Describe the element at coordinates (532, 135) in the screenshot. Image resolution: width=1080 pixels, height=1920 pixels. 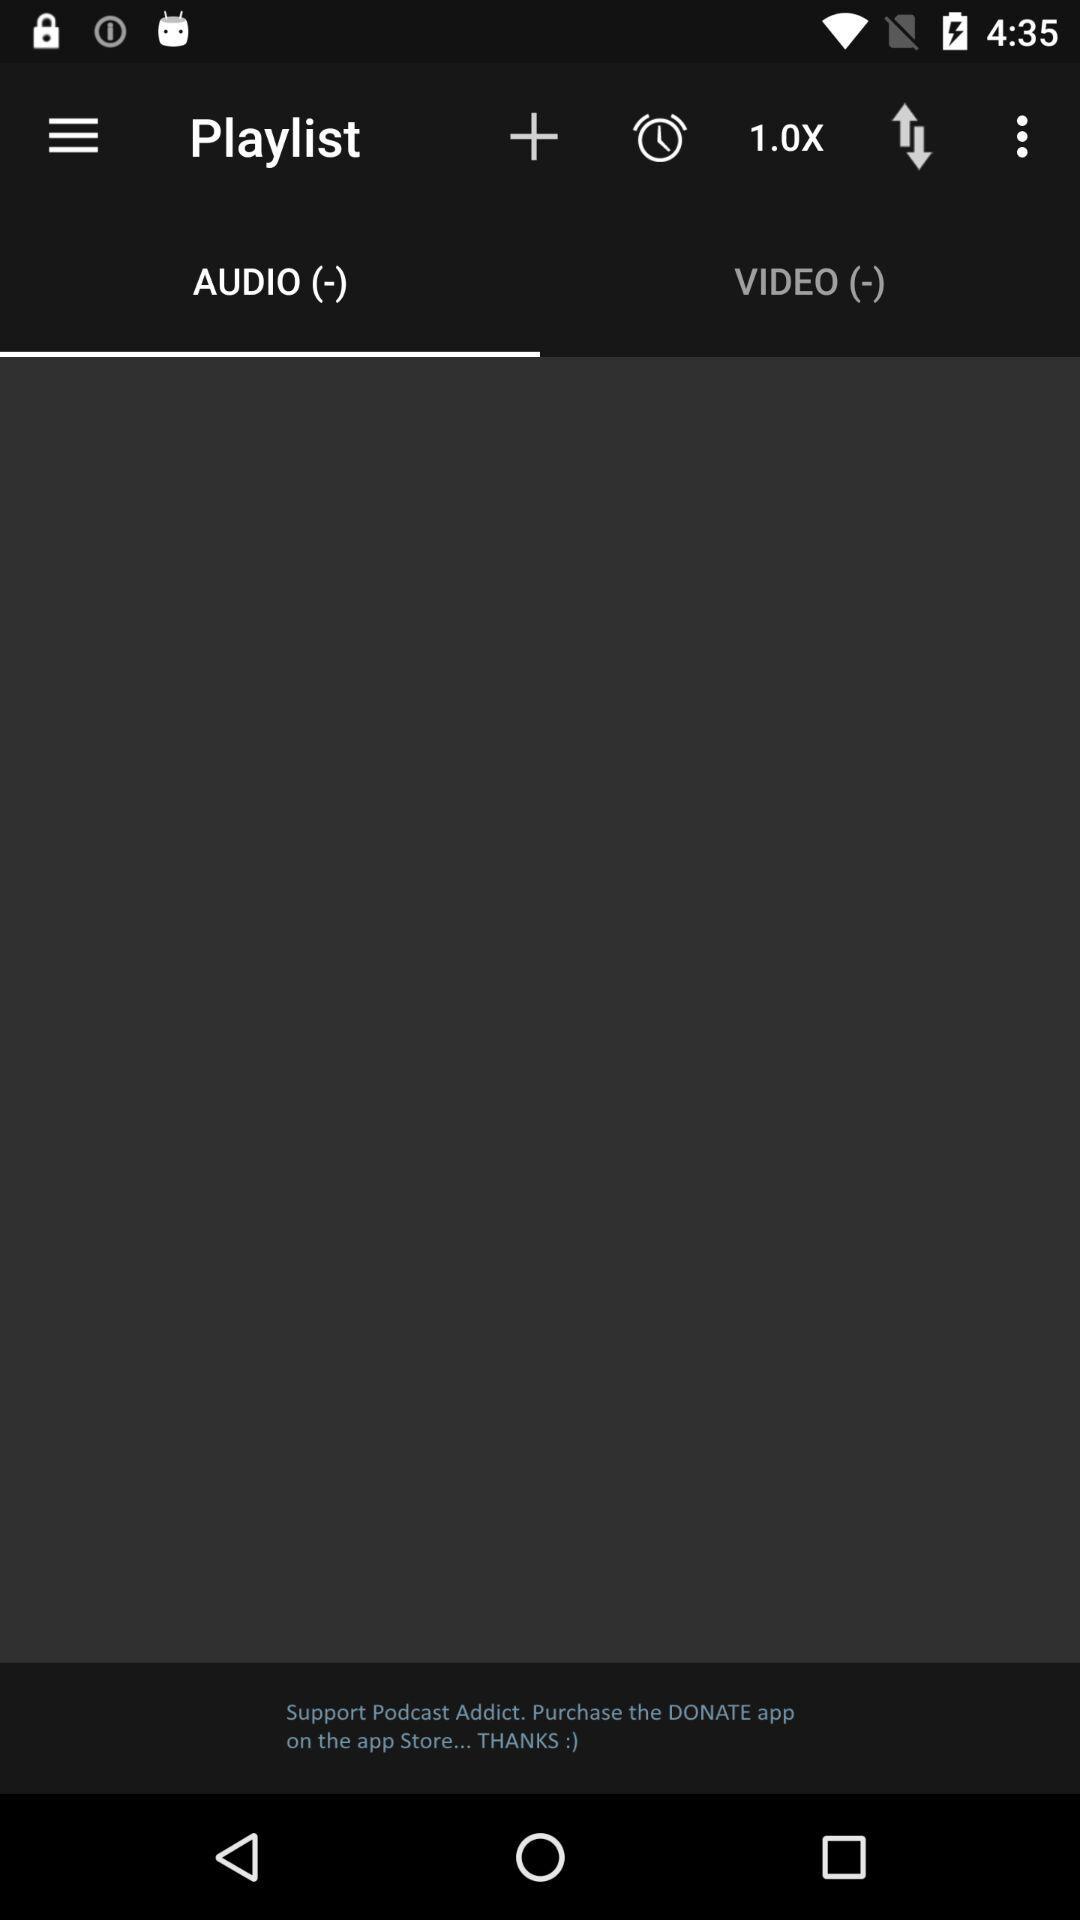
I see `item to the right of playlist item` at that location.